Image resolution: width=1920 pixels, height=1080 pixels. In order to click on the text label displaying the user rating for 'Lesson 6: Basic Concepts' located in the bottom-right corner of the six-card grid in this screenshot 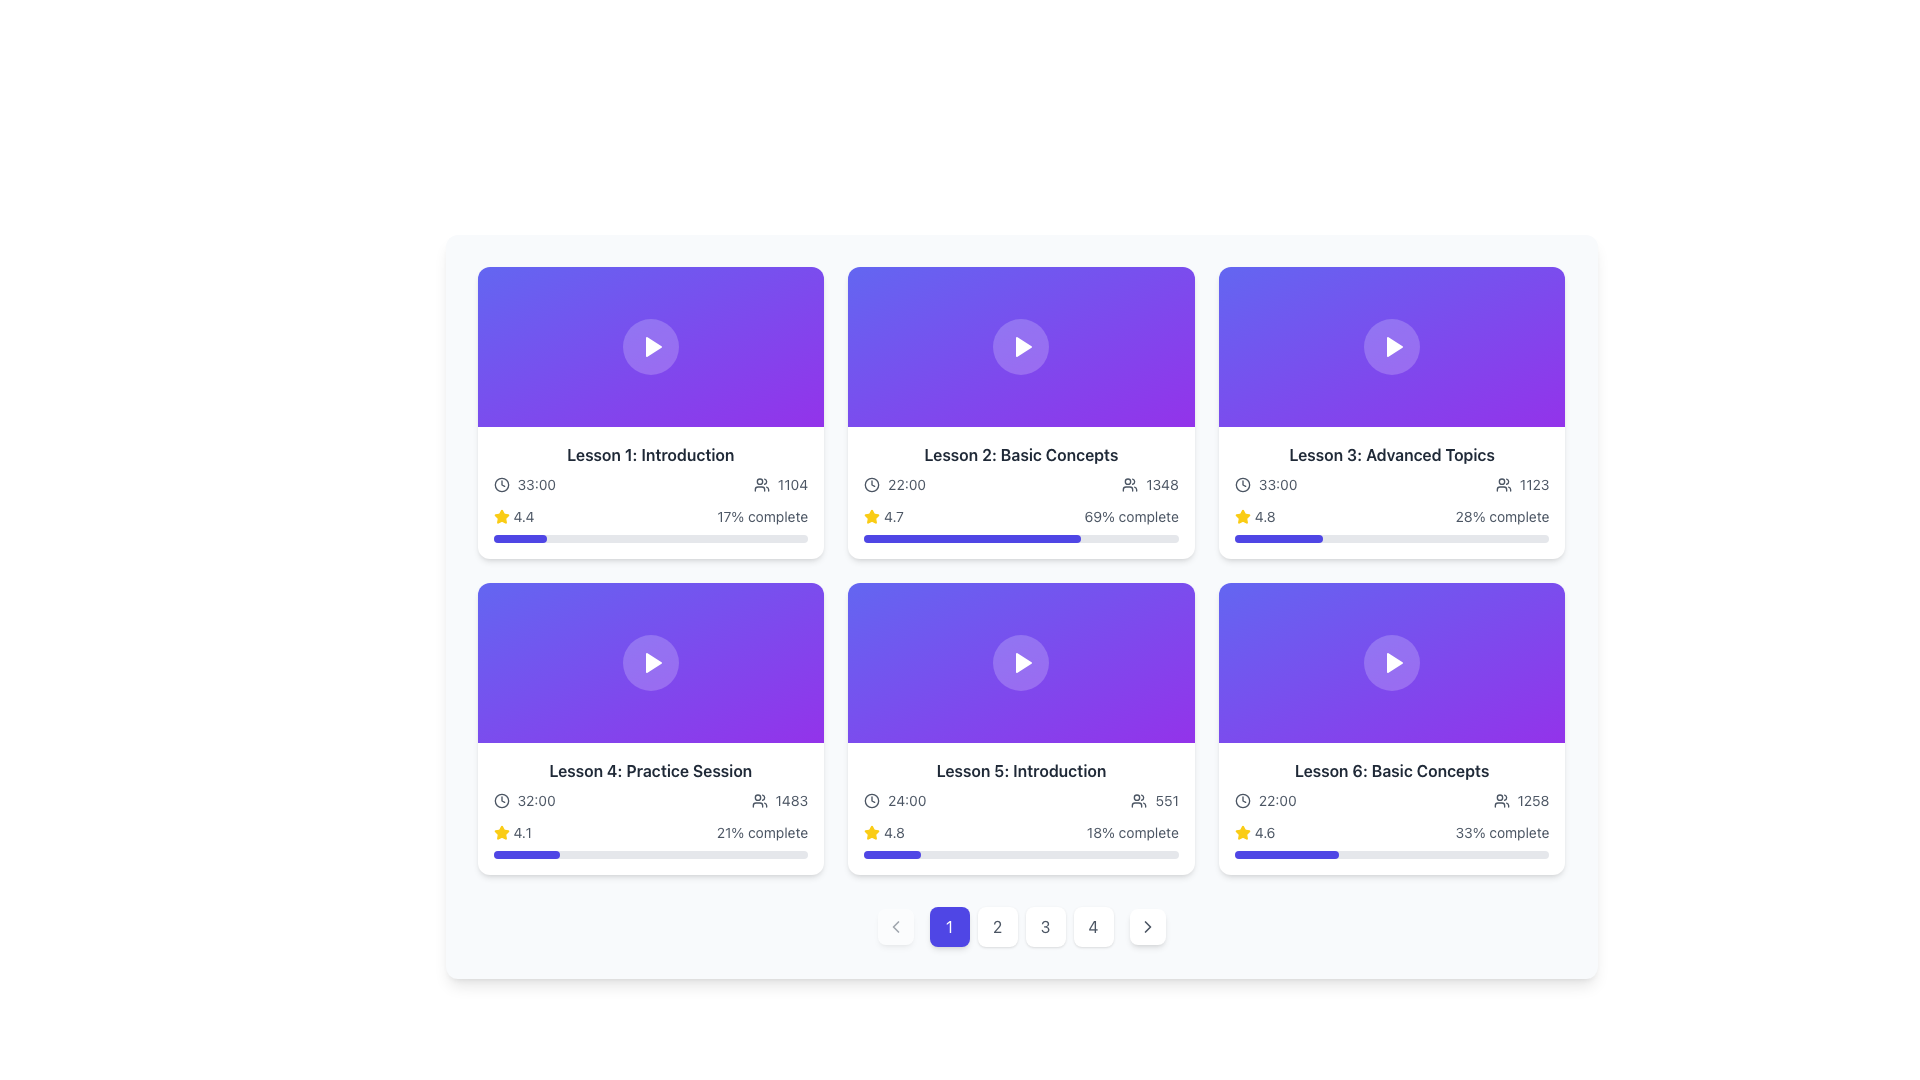, I will do `click(1264, 833)`.